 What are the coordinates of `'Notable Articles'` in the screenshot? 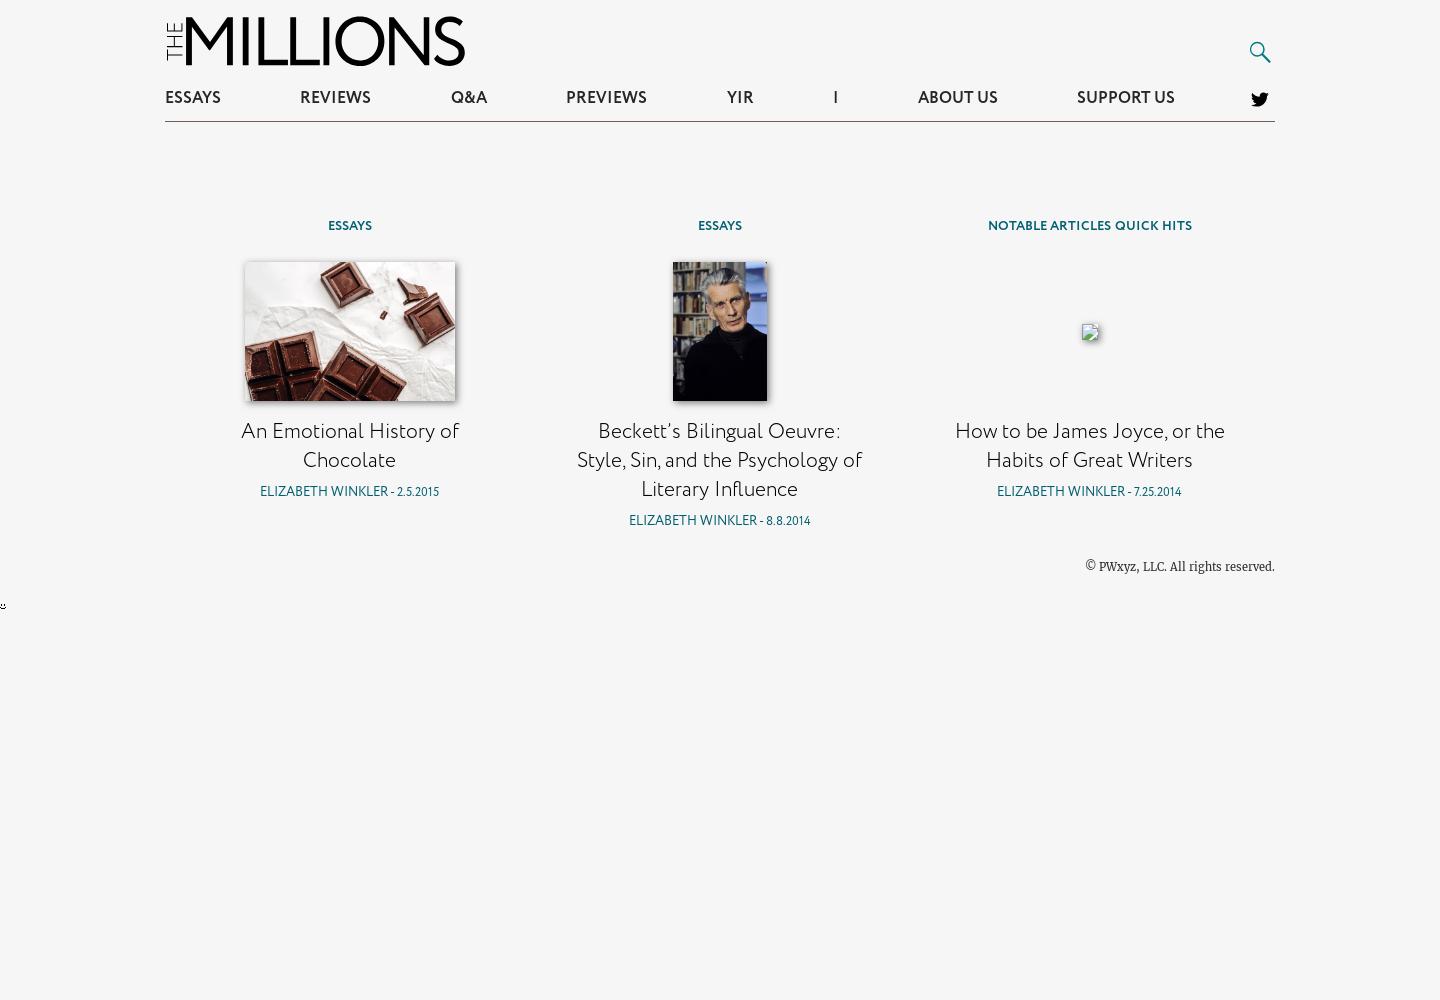 It's located at (985, 225).